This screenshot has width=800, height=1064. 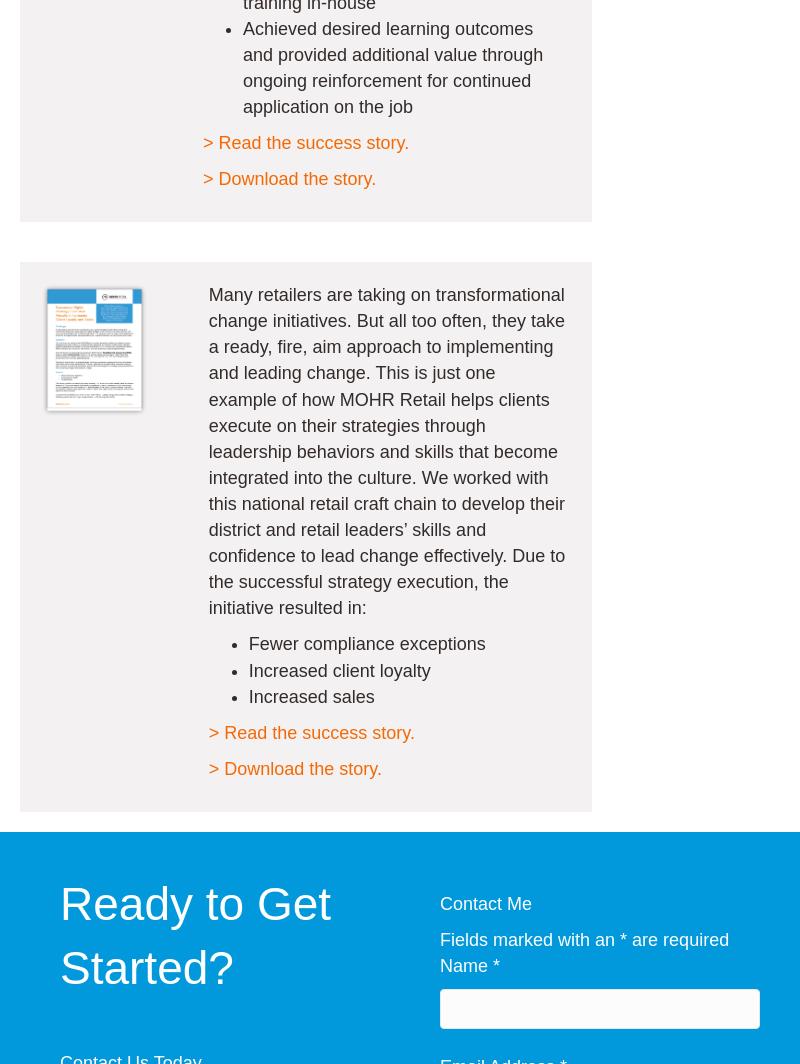 I want to click on 'Many retailers are taking on transformational change initiatives. But all too often, they take a ready, fire, aim approach to implementing and leading change. This is just one example of how MOHR Retail helps clients execute on their strategies through leadership behaviors and skills that become integrated into the culture. We worked with this national retail craft chain to develop their district and retail leaders’ skills and confidence to lead change effectively. Due to the successful strategy execution, the initiative resulted in:', so click(x=385, y=451).